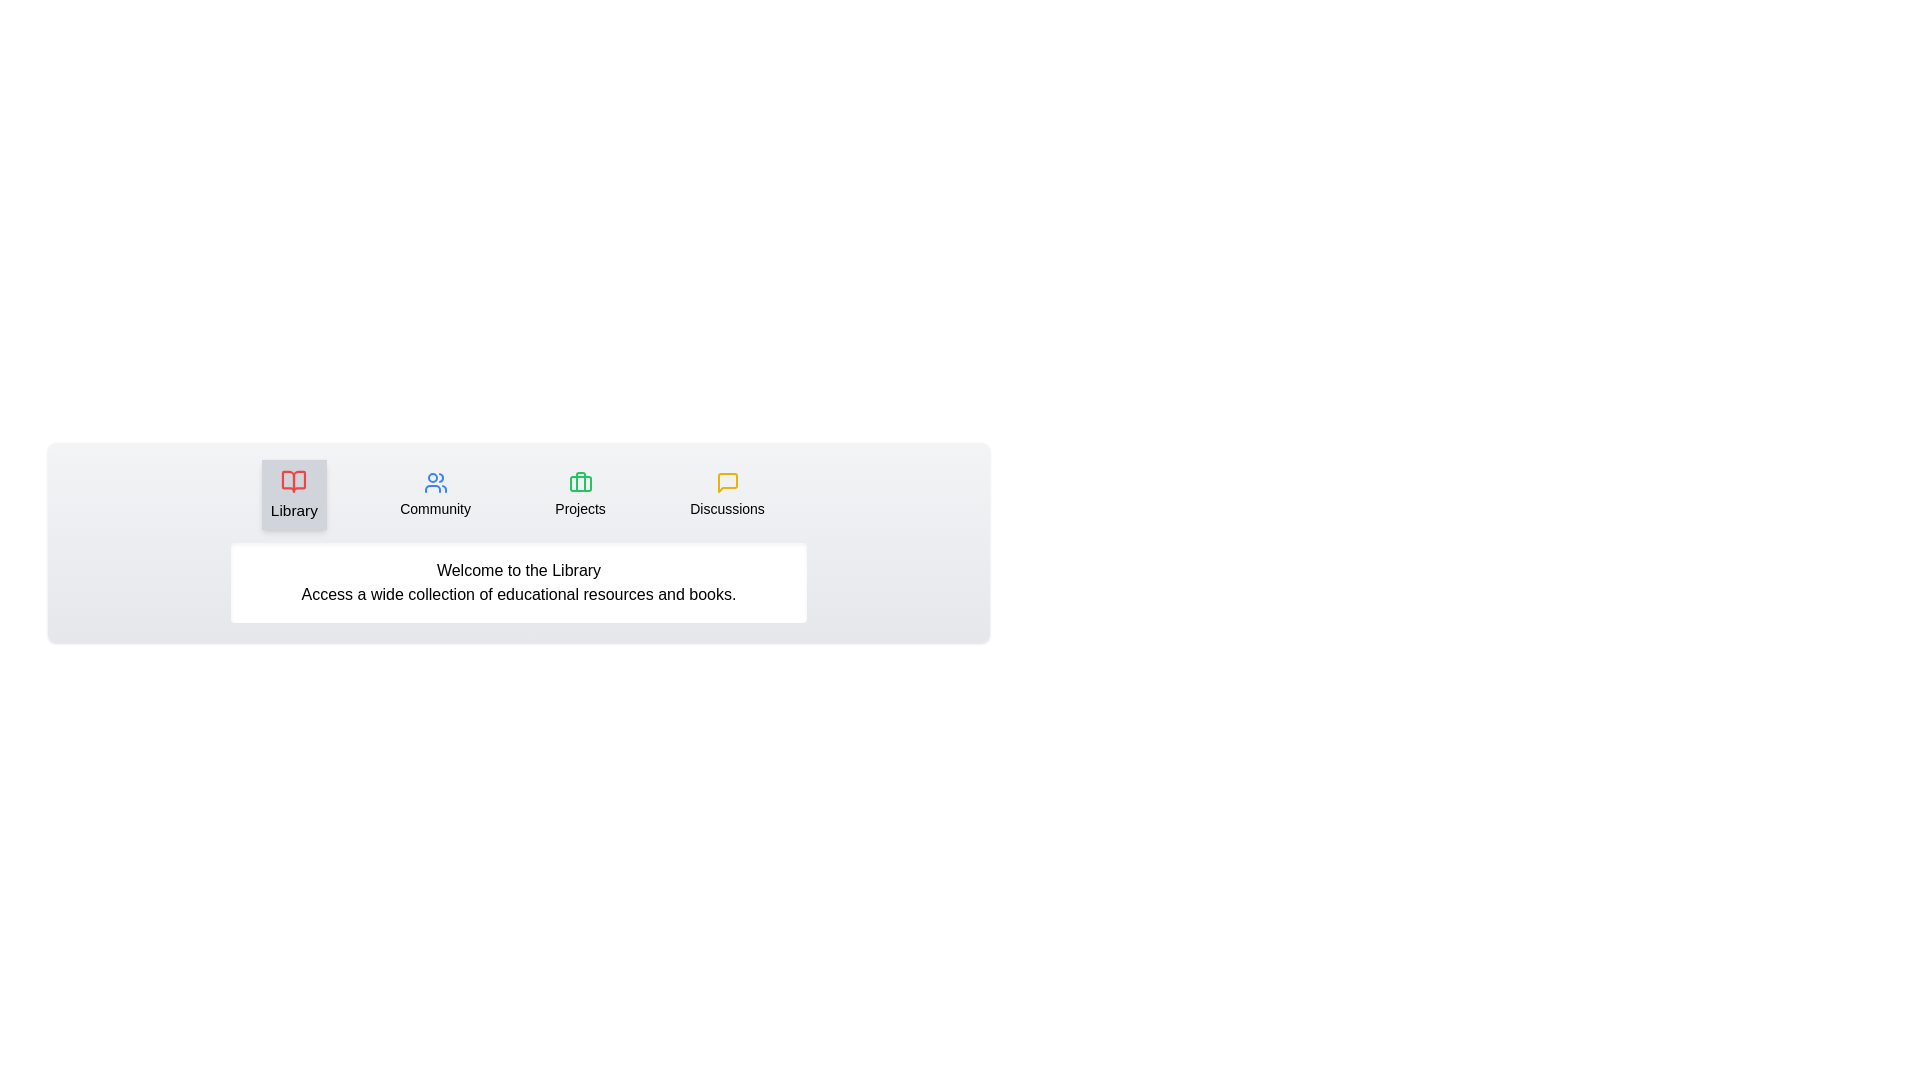  What do you see at coordinates (518, 494) in the screenshot?
I see `the navigation bar containing buttons for 'Library', 'Community', 'Projects', and 'Discussions'` at bounding box center [518, 494].